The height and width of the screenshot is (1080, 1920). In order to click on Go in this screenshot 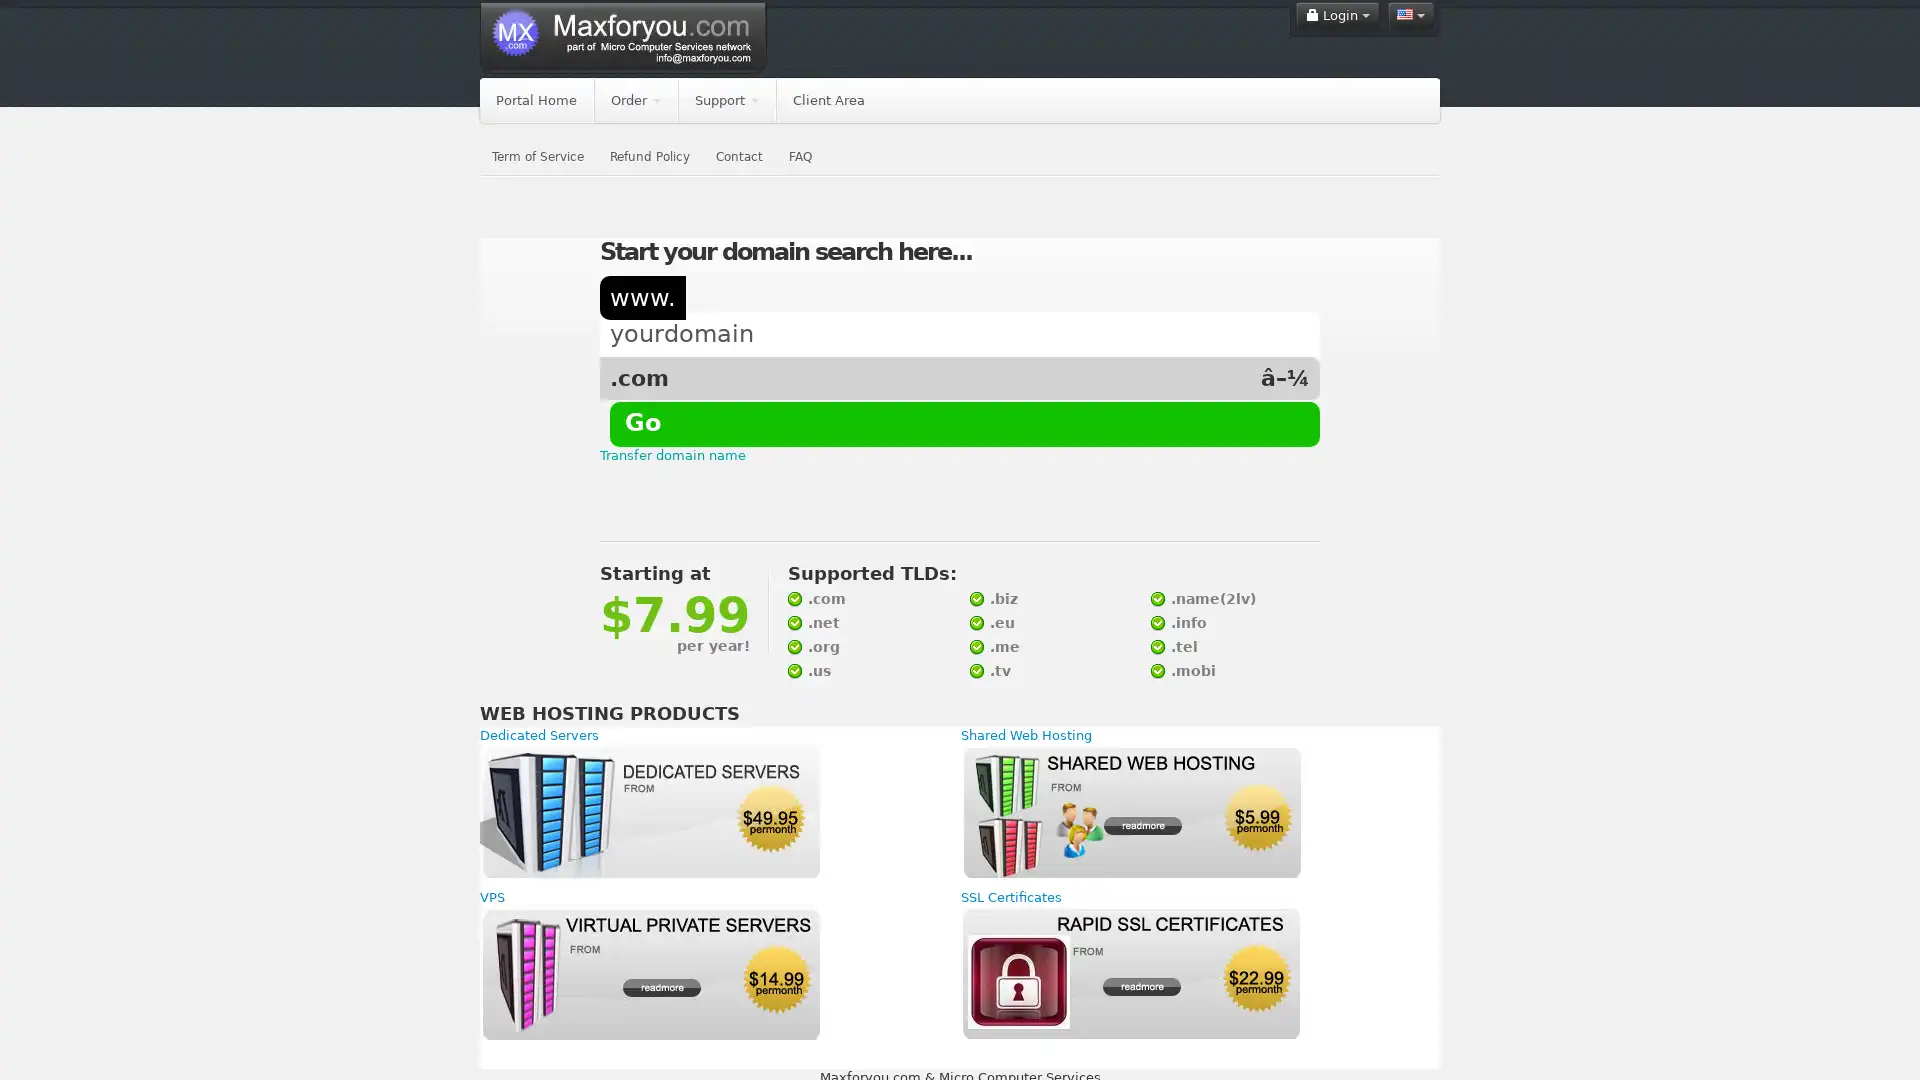, I will do `click(643, 423)`.